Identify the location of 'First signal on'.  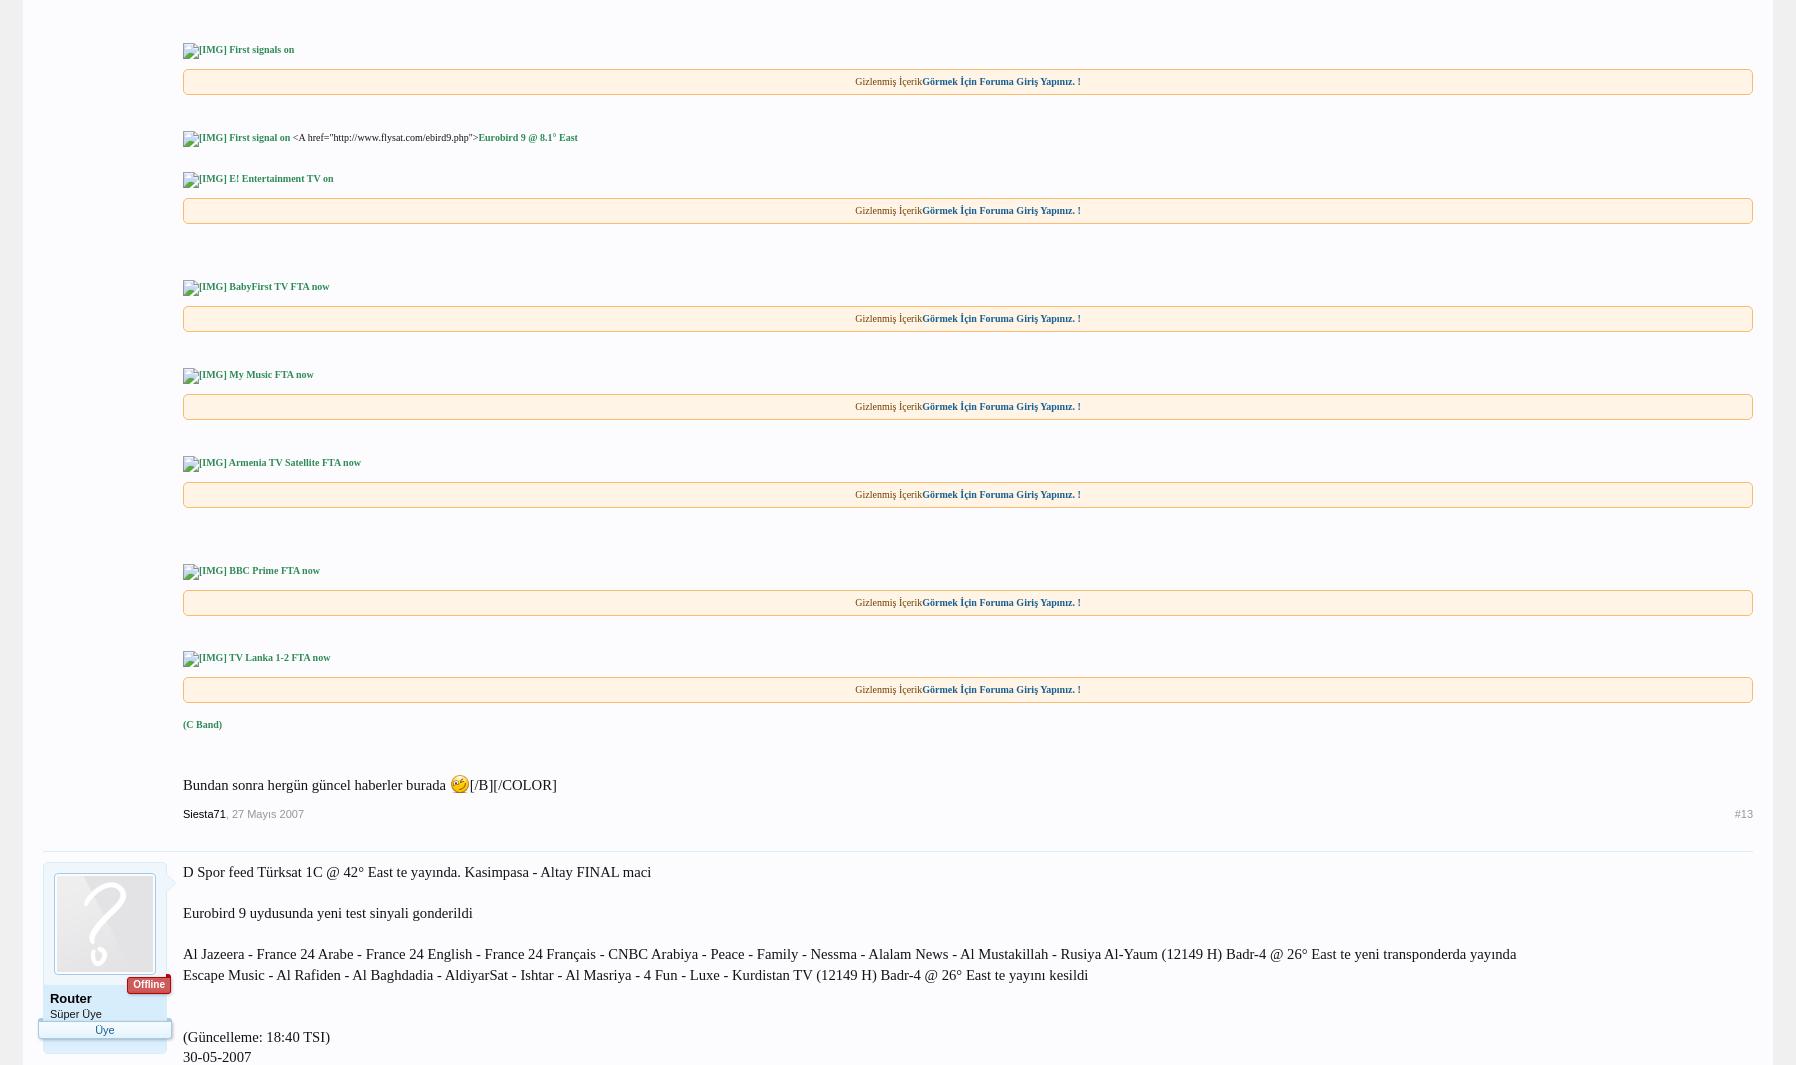
(258, 135).